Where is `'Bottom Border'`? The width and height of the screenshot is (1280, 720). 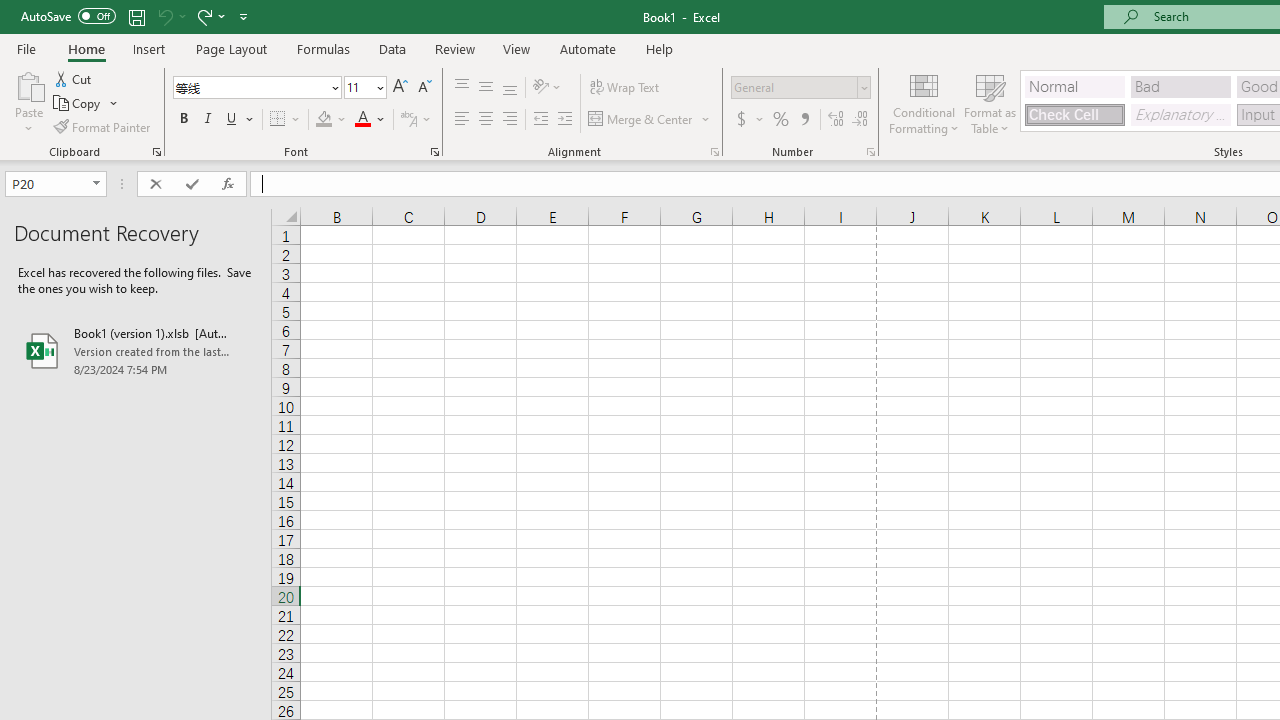 'Bottom Border' is located at coordinates (277, 119).